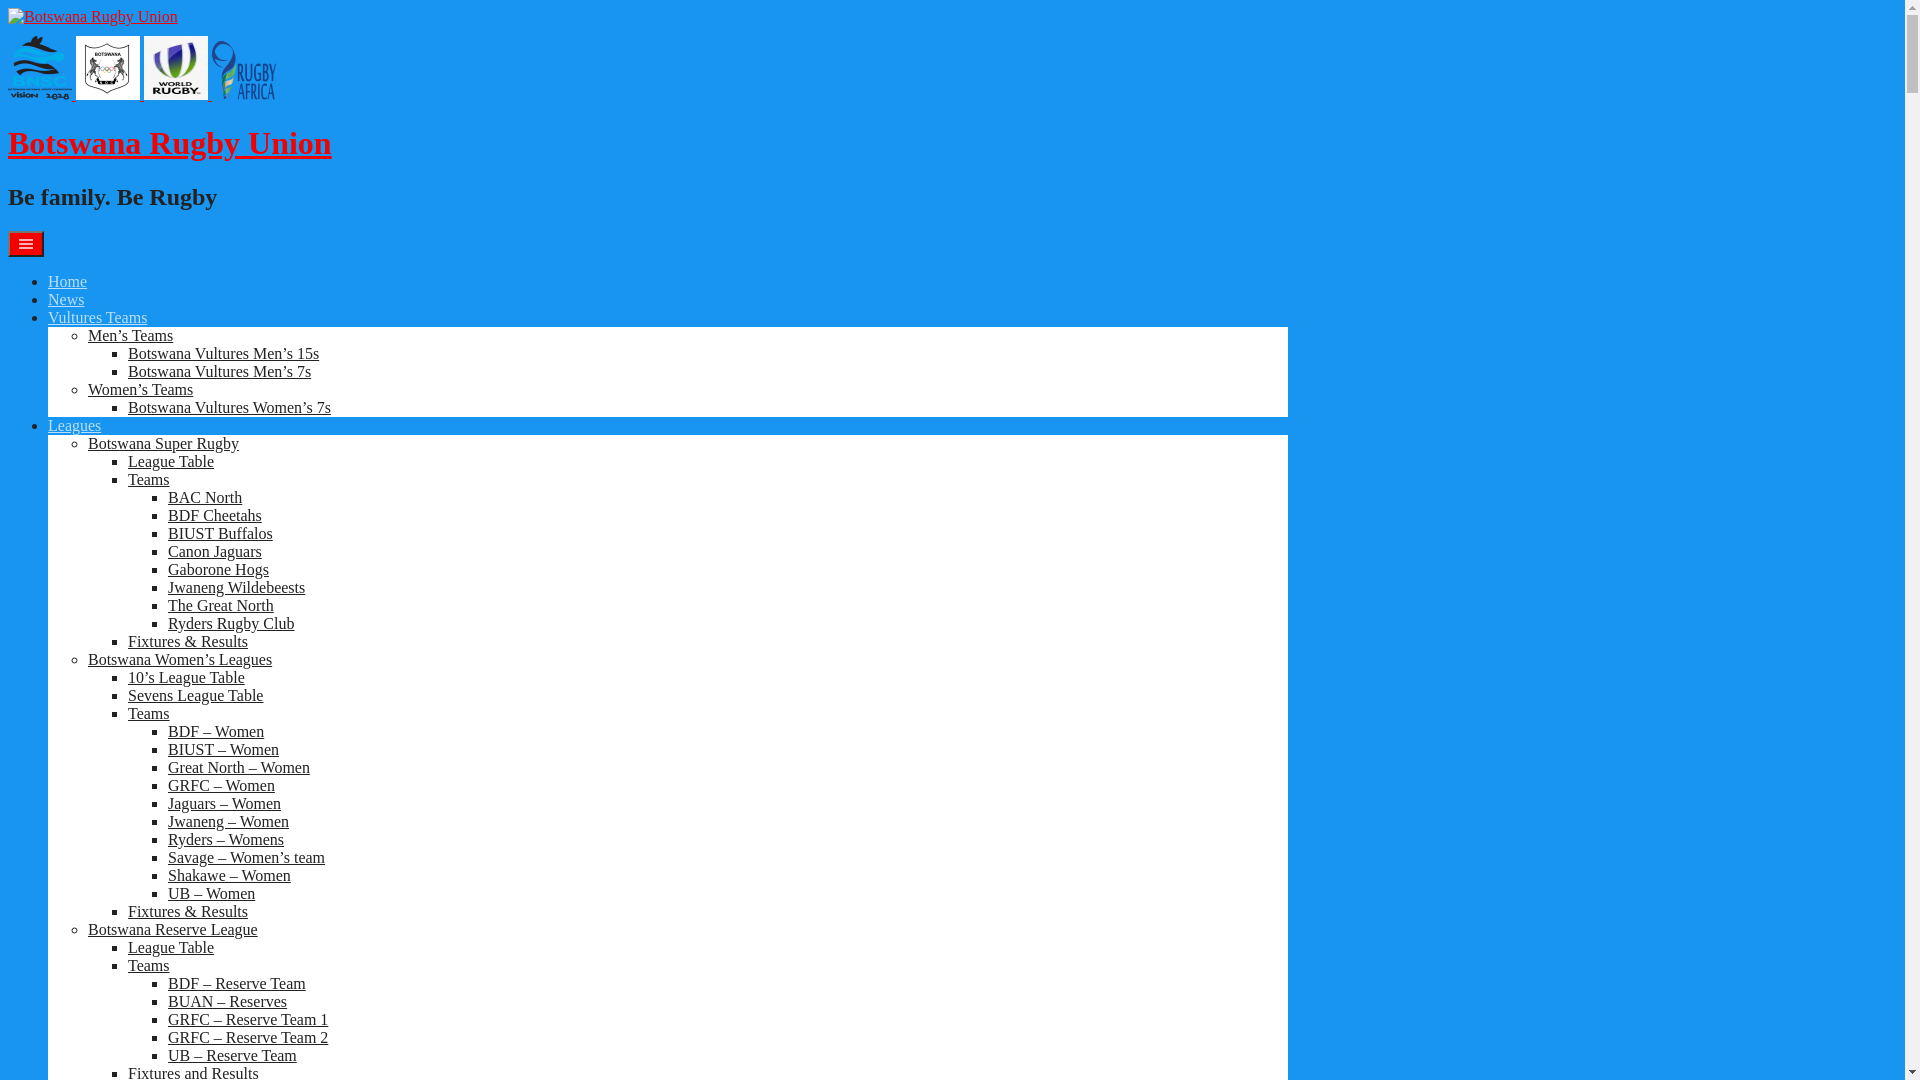 The height and width of the screenshot is (1080, 1920). Describe the element at coordinates (39, 67) in the screenshot. I see `'Botswana  National Sports Council'` at that location.